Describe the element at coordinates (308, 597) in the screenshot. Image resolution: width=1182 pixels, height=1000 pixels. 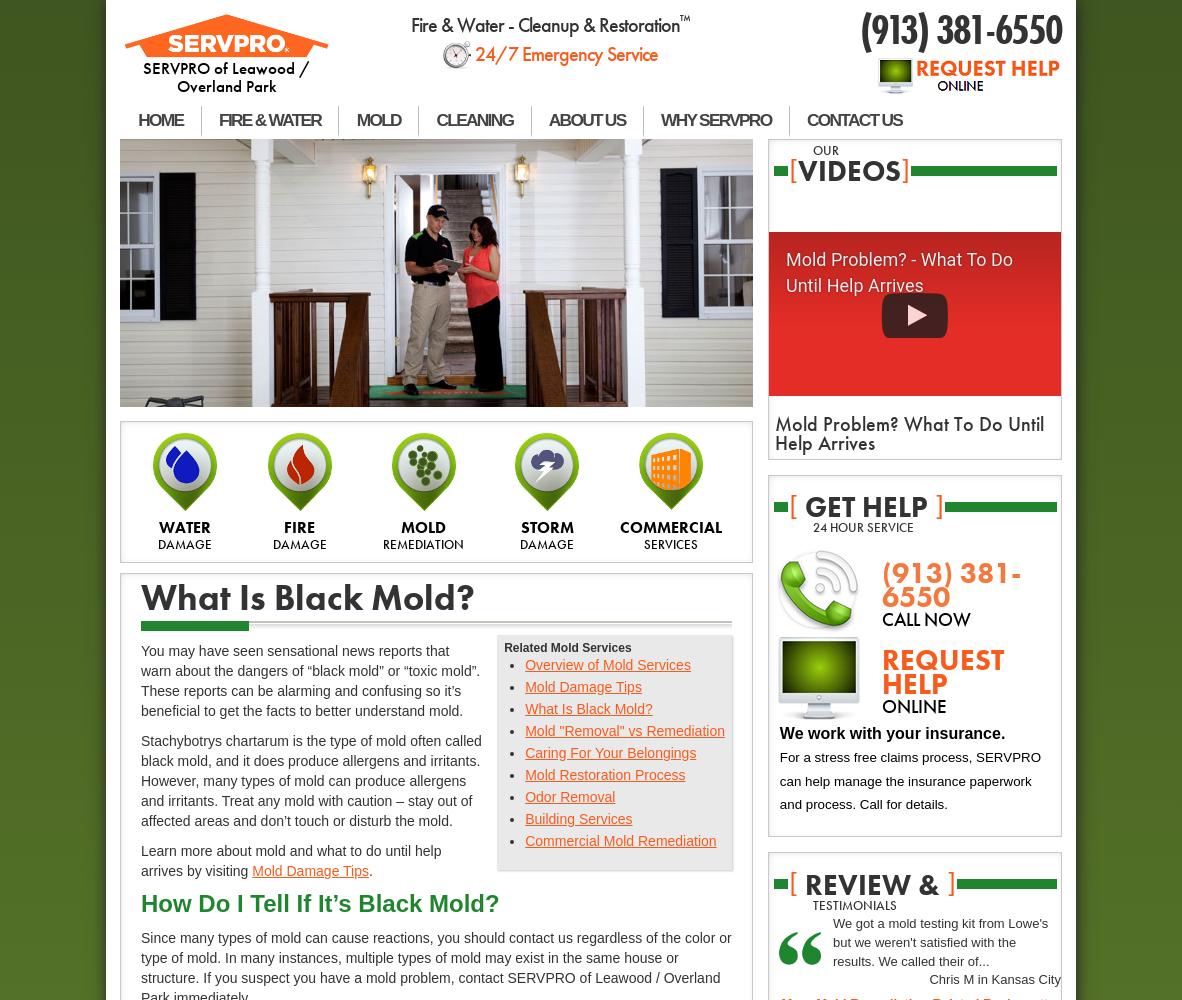
I see `'What Is Black Mold?'` at that location.